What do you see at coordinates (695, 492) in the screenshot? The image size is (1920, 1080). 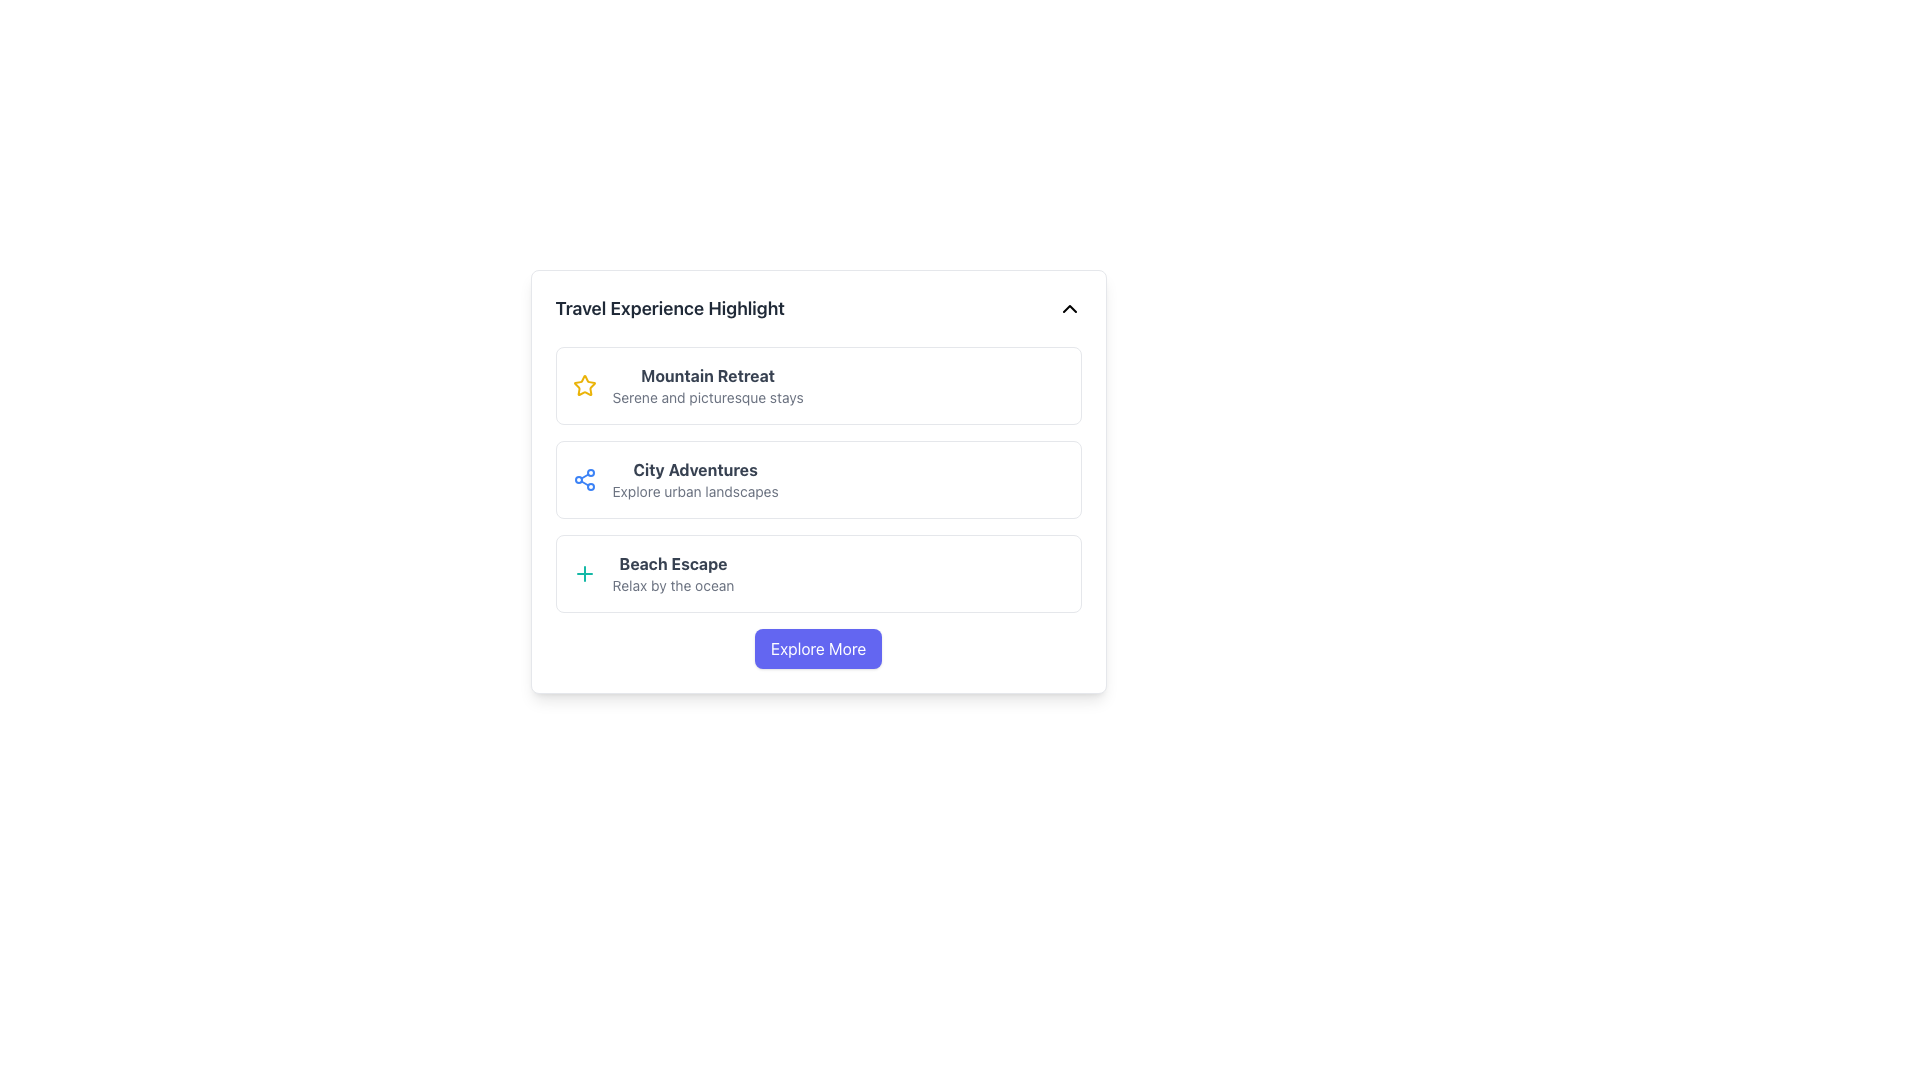 I see `the descriptive caption element located below the 'City Adventures' title in the second section of the list` at bounding box center [695, 492].